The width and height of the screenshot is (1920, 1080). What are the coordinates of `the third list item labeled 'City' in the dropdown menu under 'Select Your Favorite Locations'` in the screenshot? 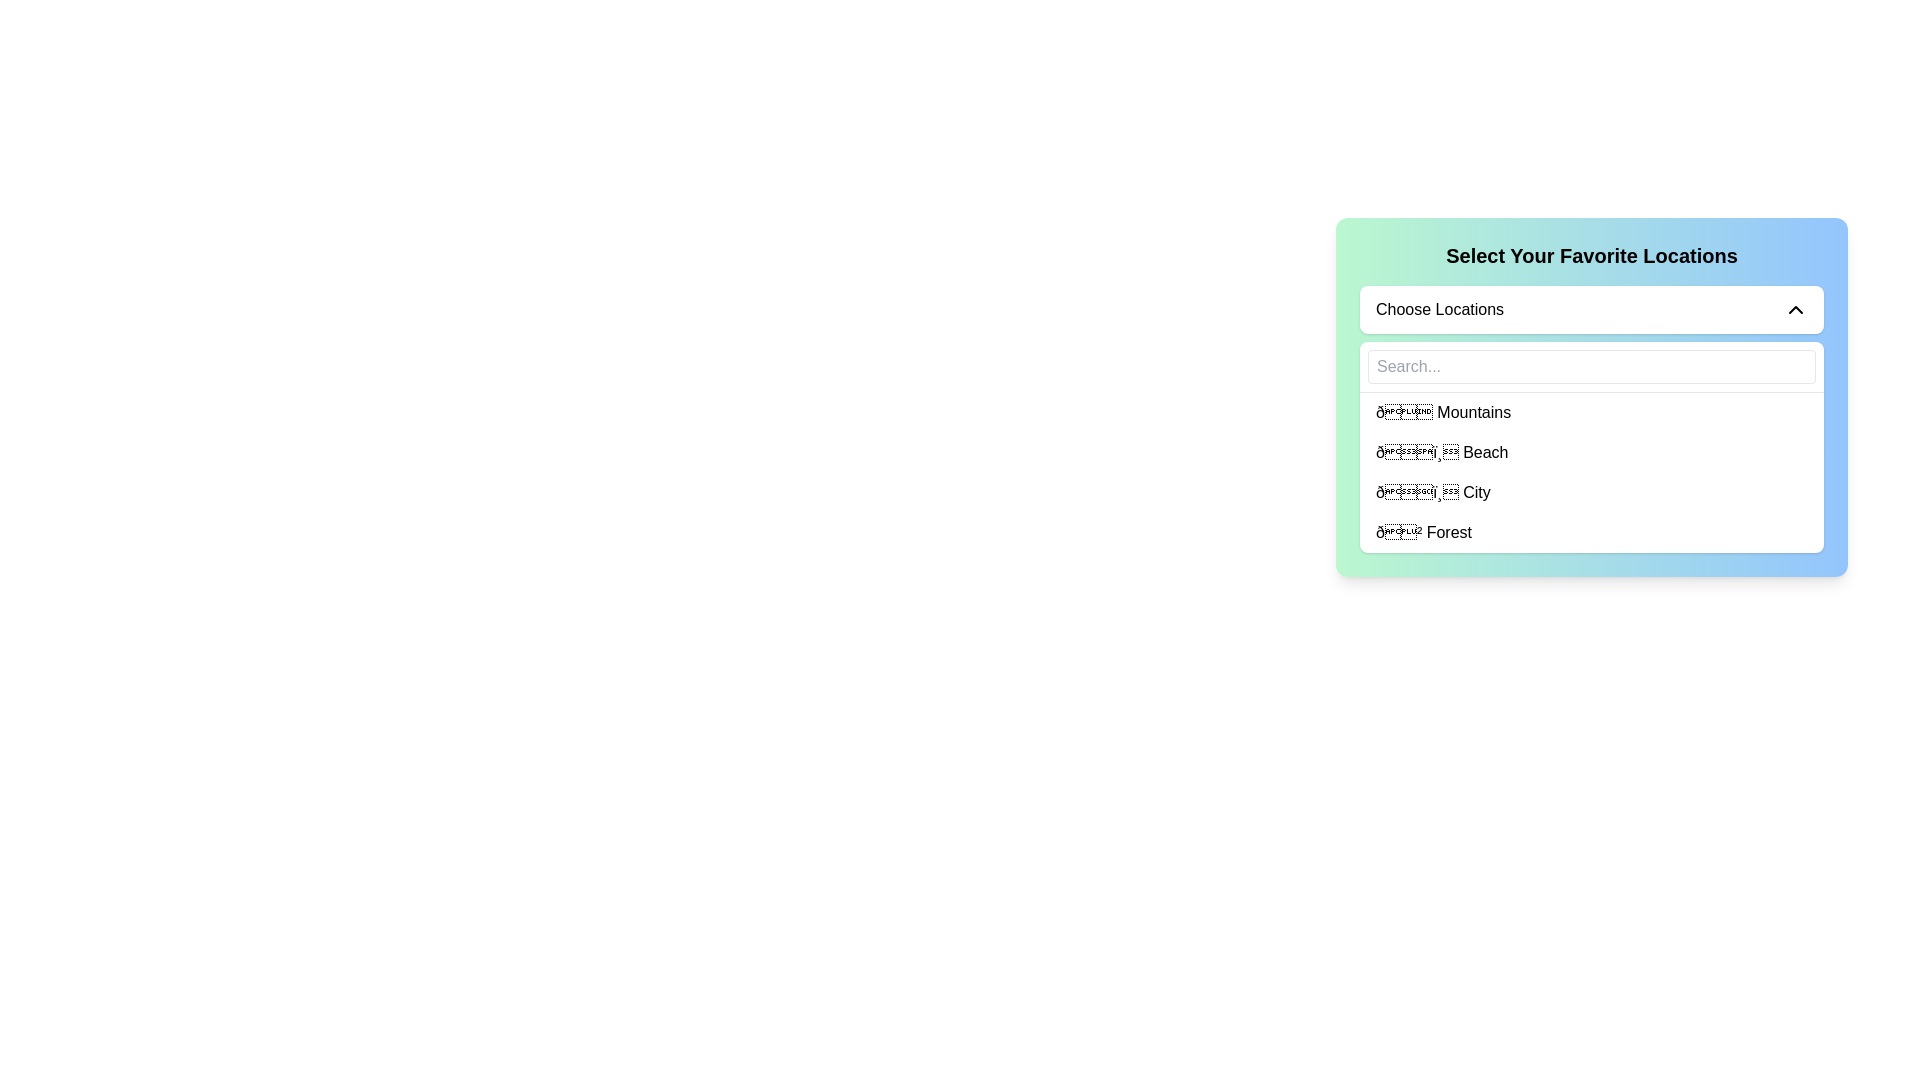 It's located at (1591, 493).